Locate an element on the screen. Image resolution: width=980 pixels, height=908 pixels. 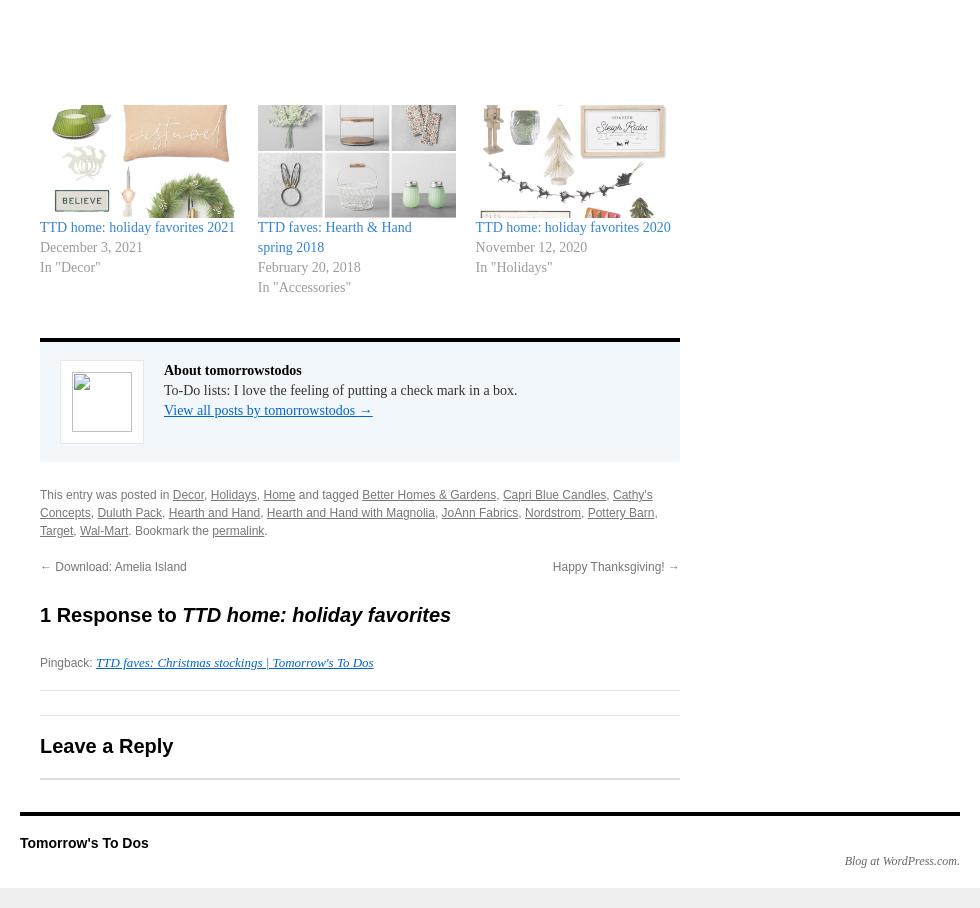
'Leave a Reply' is located at coordinates (106, 745).